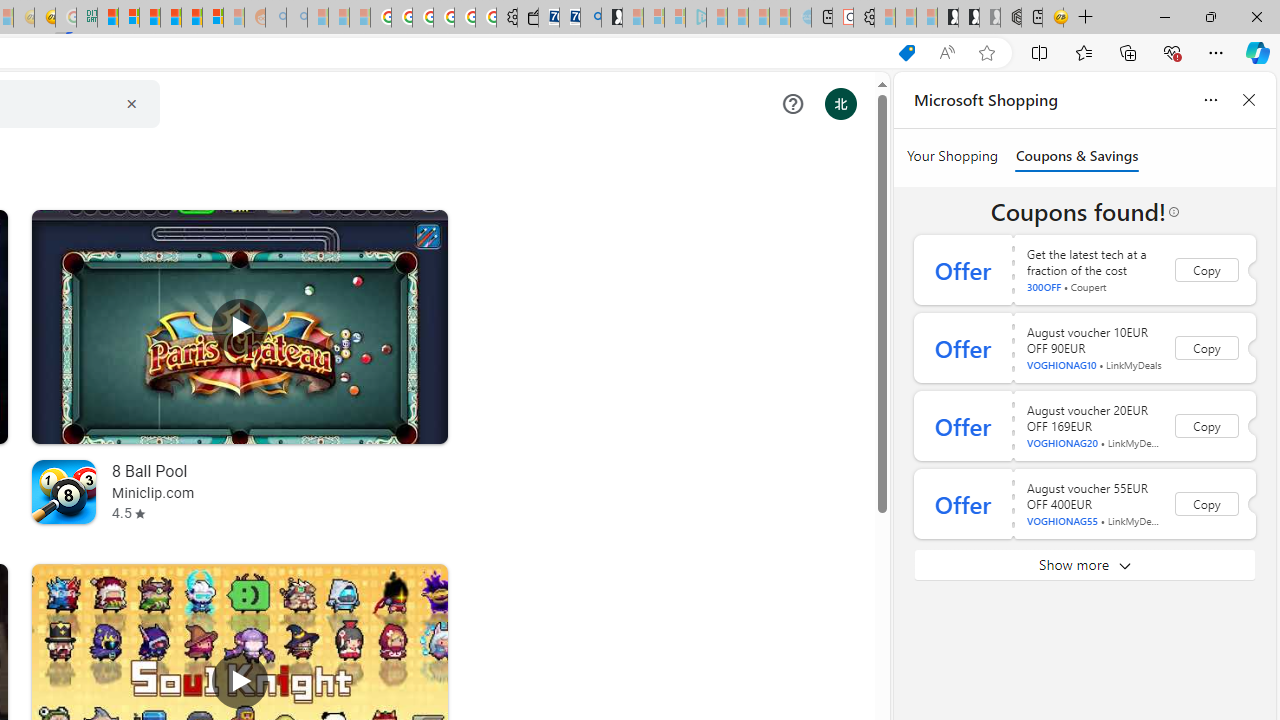 This screenshot has width=1280, height=720. What do you see at coordinates (86, 17) in the screenshot?
I see `'DITOGAMES AG Imprint'` at bounding box center [86, 17].